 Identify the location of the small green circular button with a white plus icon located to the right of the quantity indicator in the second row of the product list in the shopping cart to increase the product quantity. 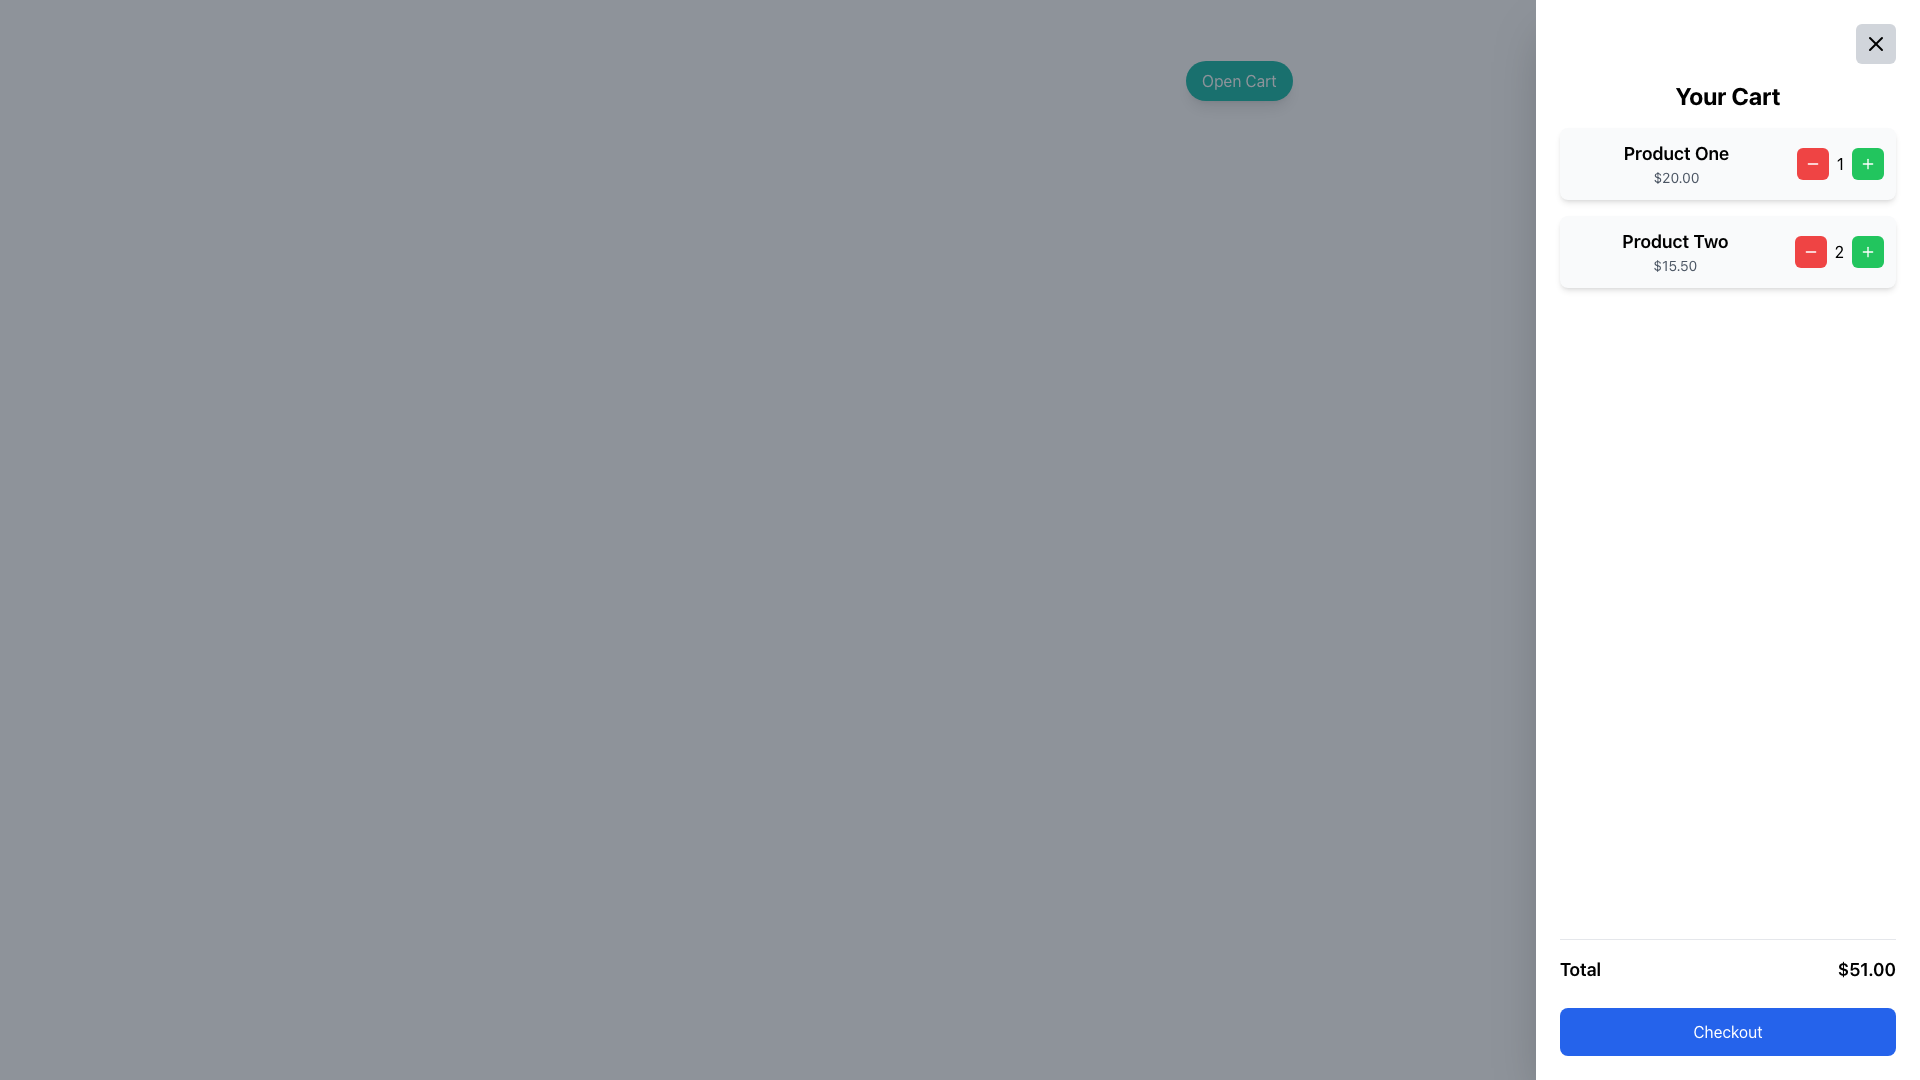
(1866, 163).